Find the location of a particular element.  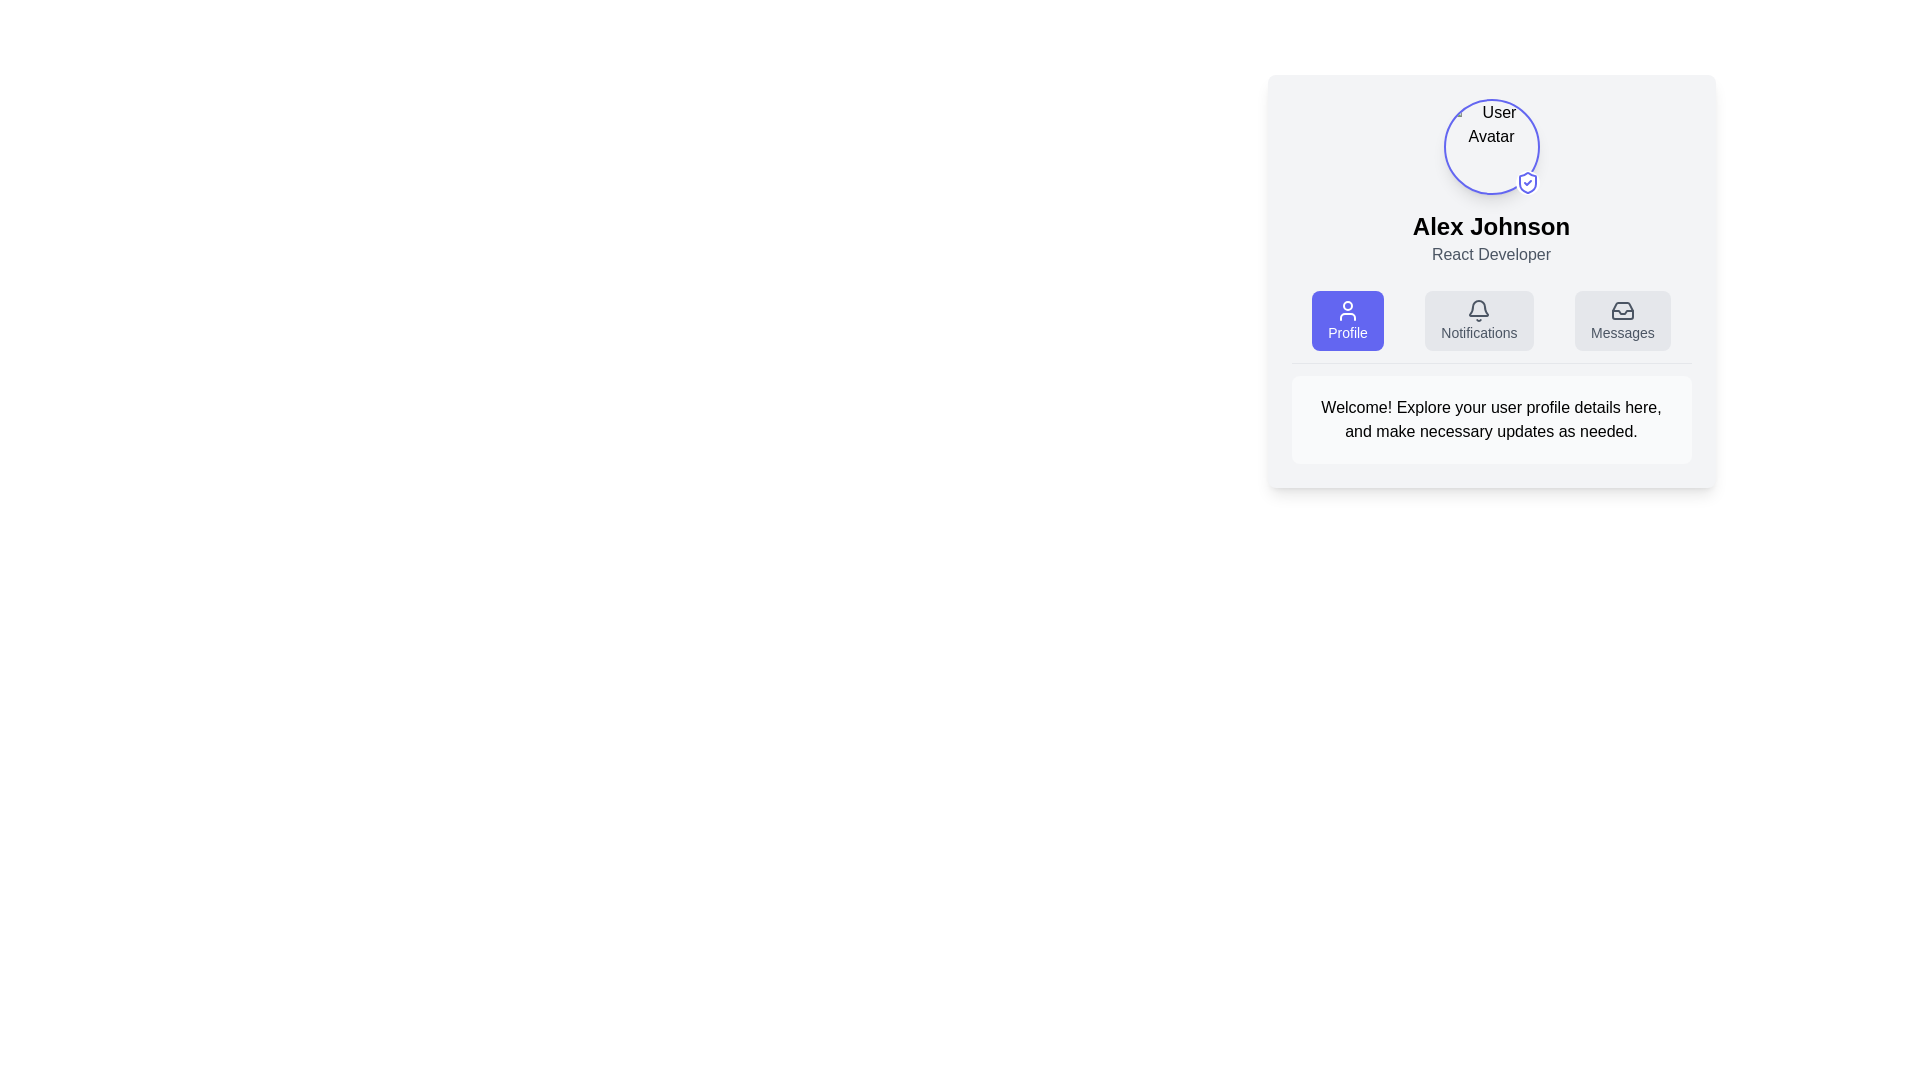

the first button in the group of three buttons that navigates to the profile management section, located directly underneath the user's profile details and above the description box is located at coordinates (1348, 319).